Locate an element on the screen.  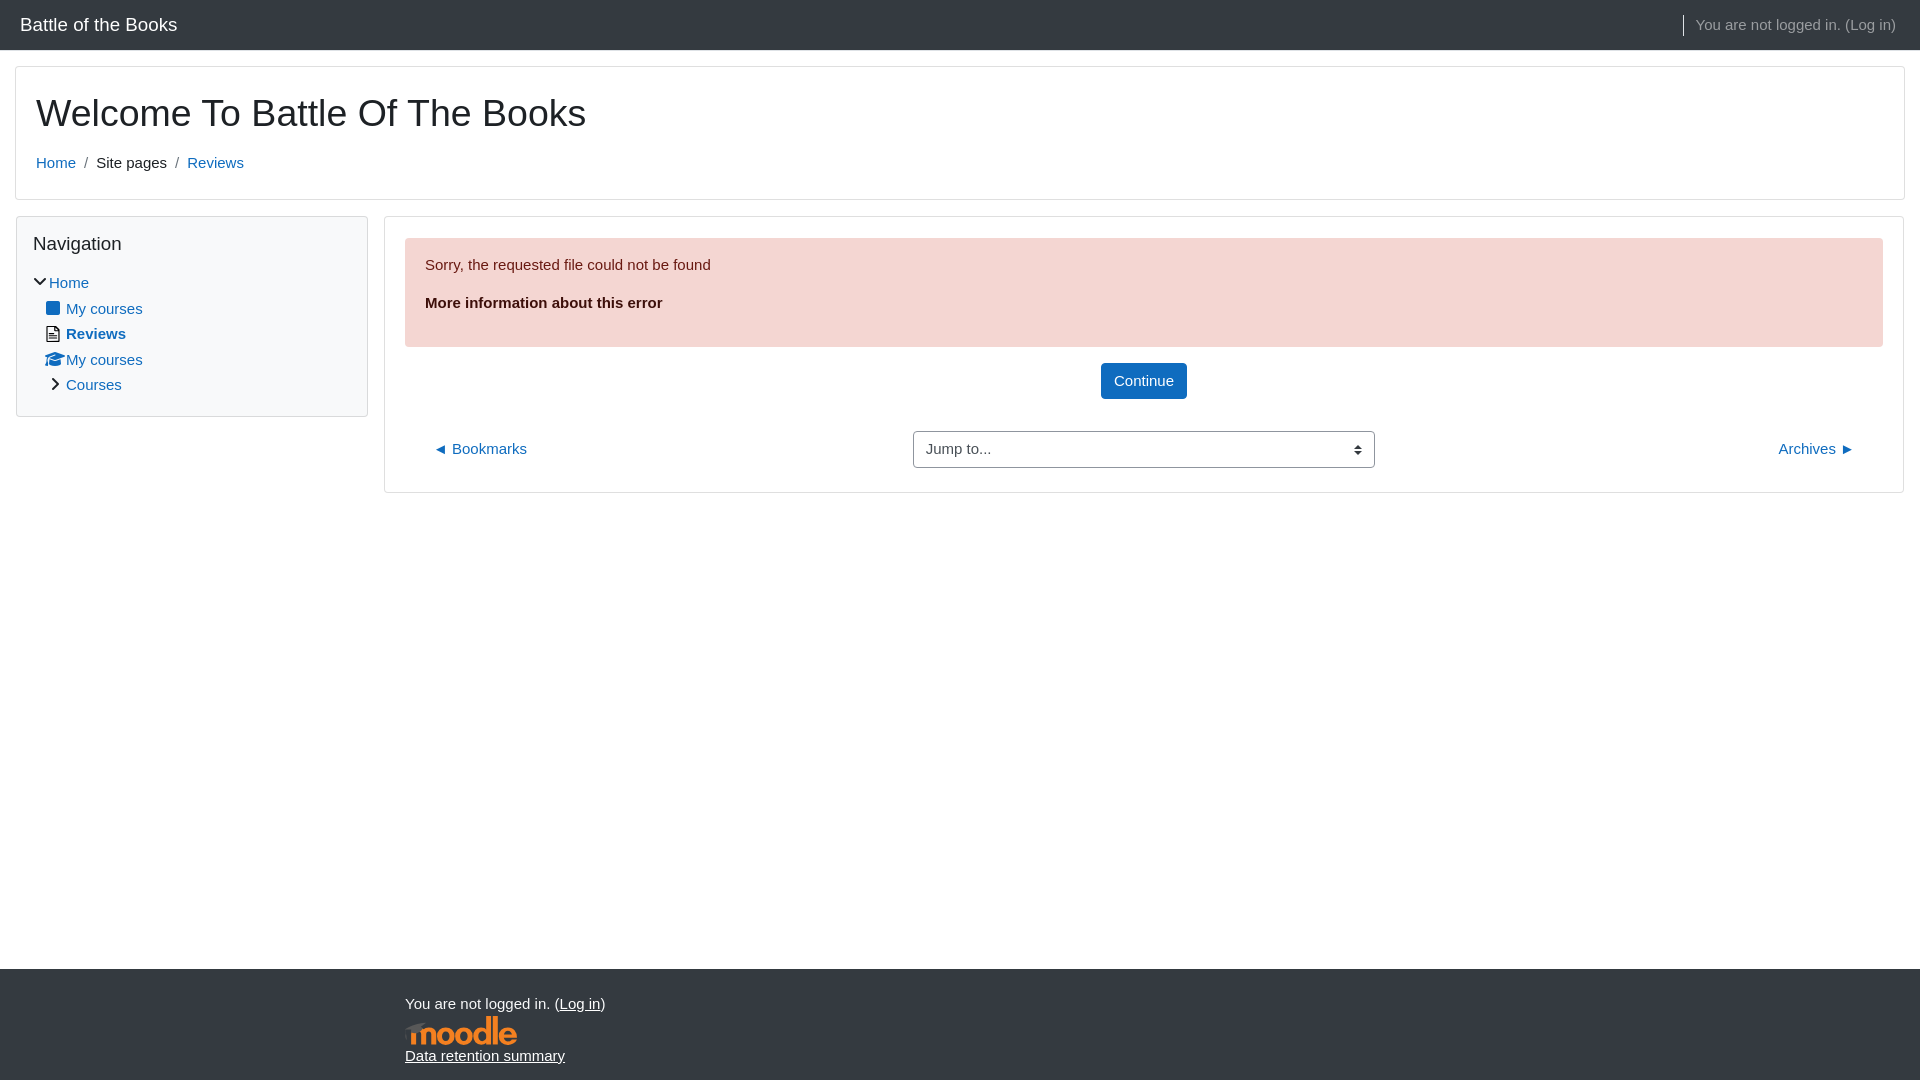
'Home' is located at coordinates (56, 161).